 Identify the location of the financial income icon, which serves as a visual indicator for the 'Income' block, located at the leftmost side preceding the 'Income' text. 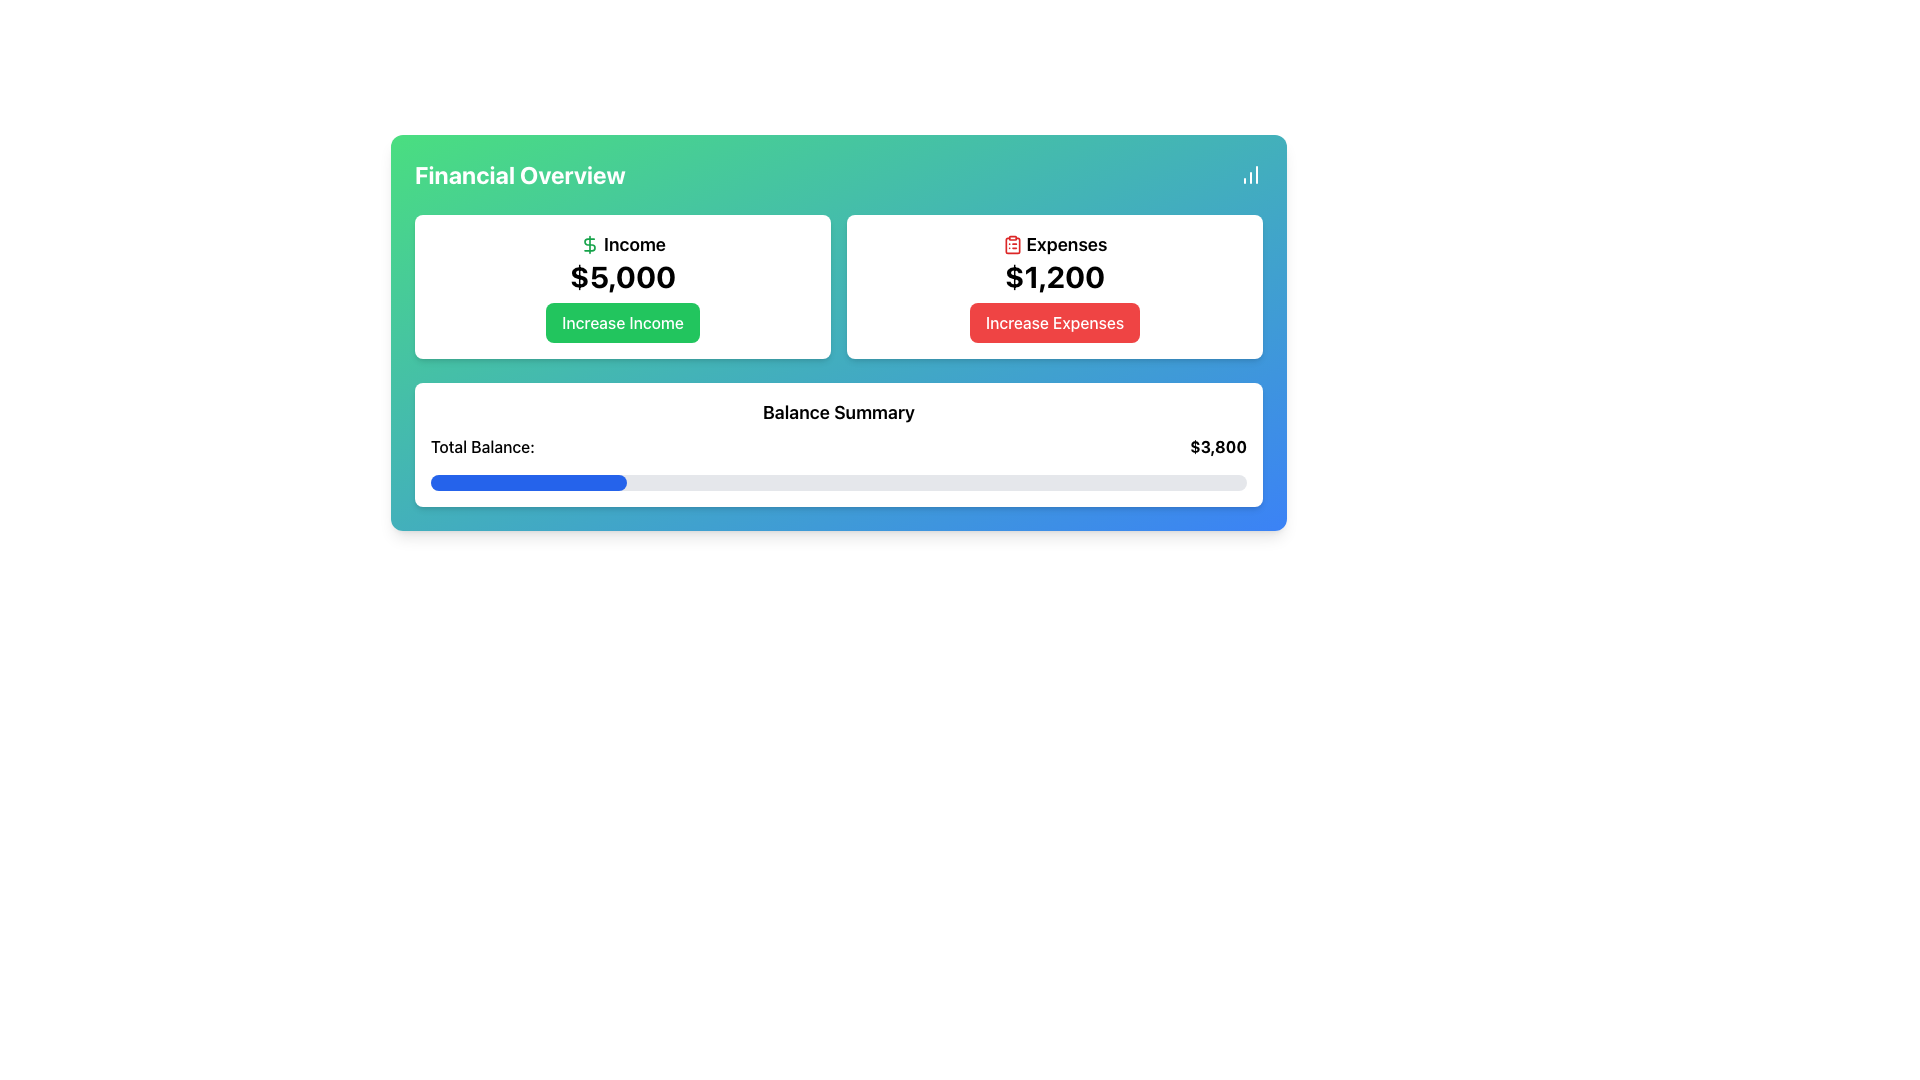
(589, 244).